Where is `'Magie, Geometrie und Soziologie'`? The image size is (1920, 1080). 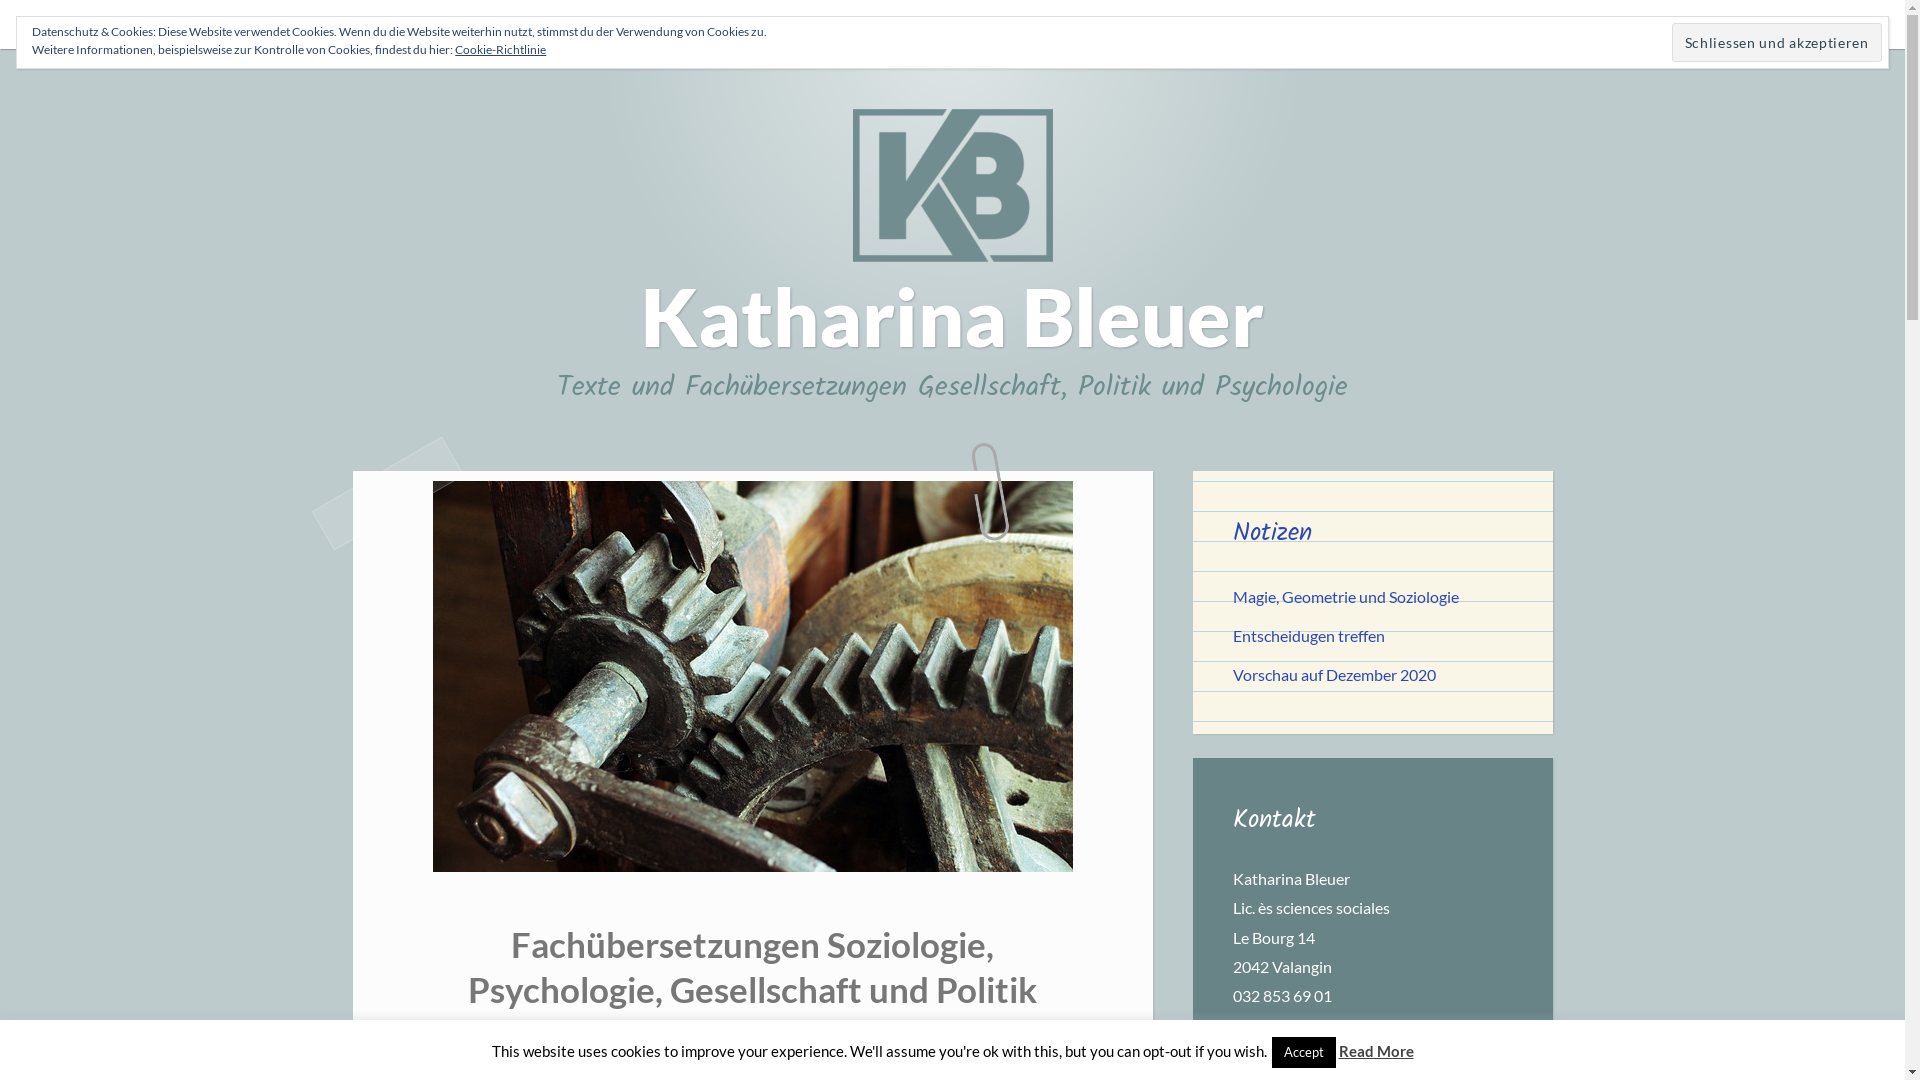 'Magie, Geometrie und Soziologie' is located at coordinates (1344, 595).